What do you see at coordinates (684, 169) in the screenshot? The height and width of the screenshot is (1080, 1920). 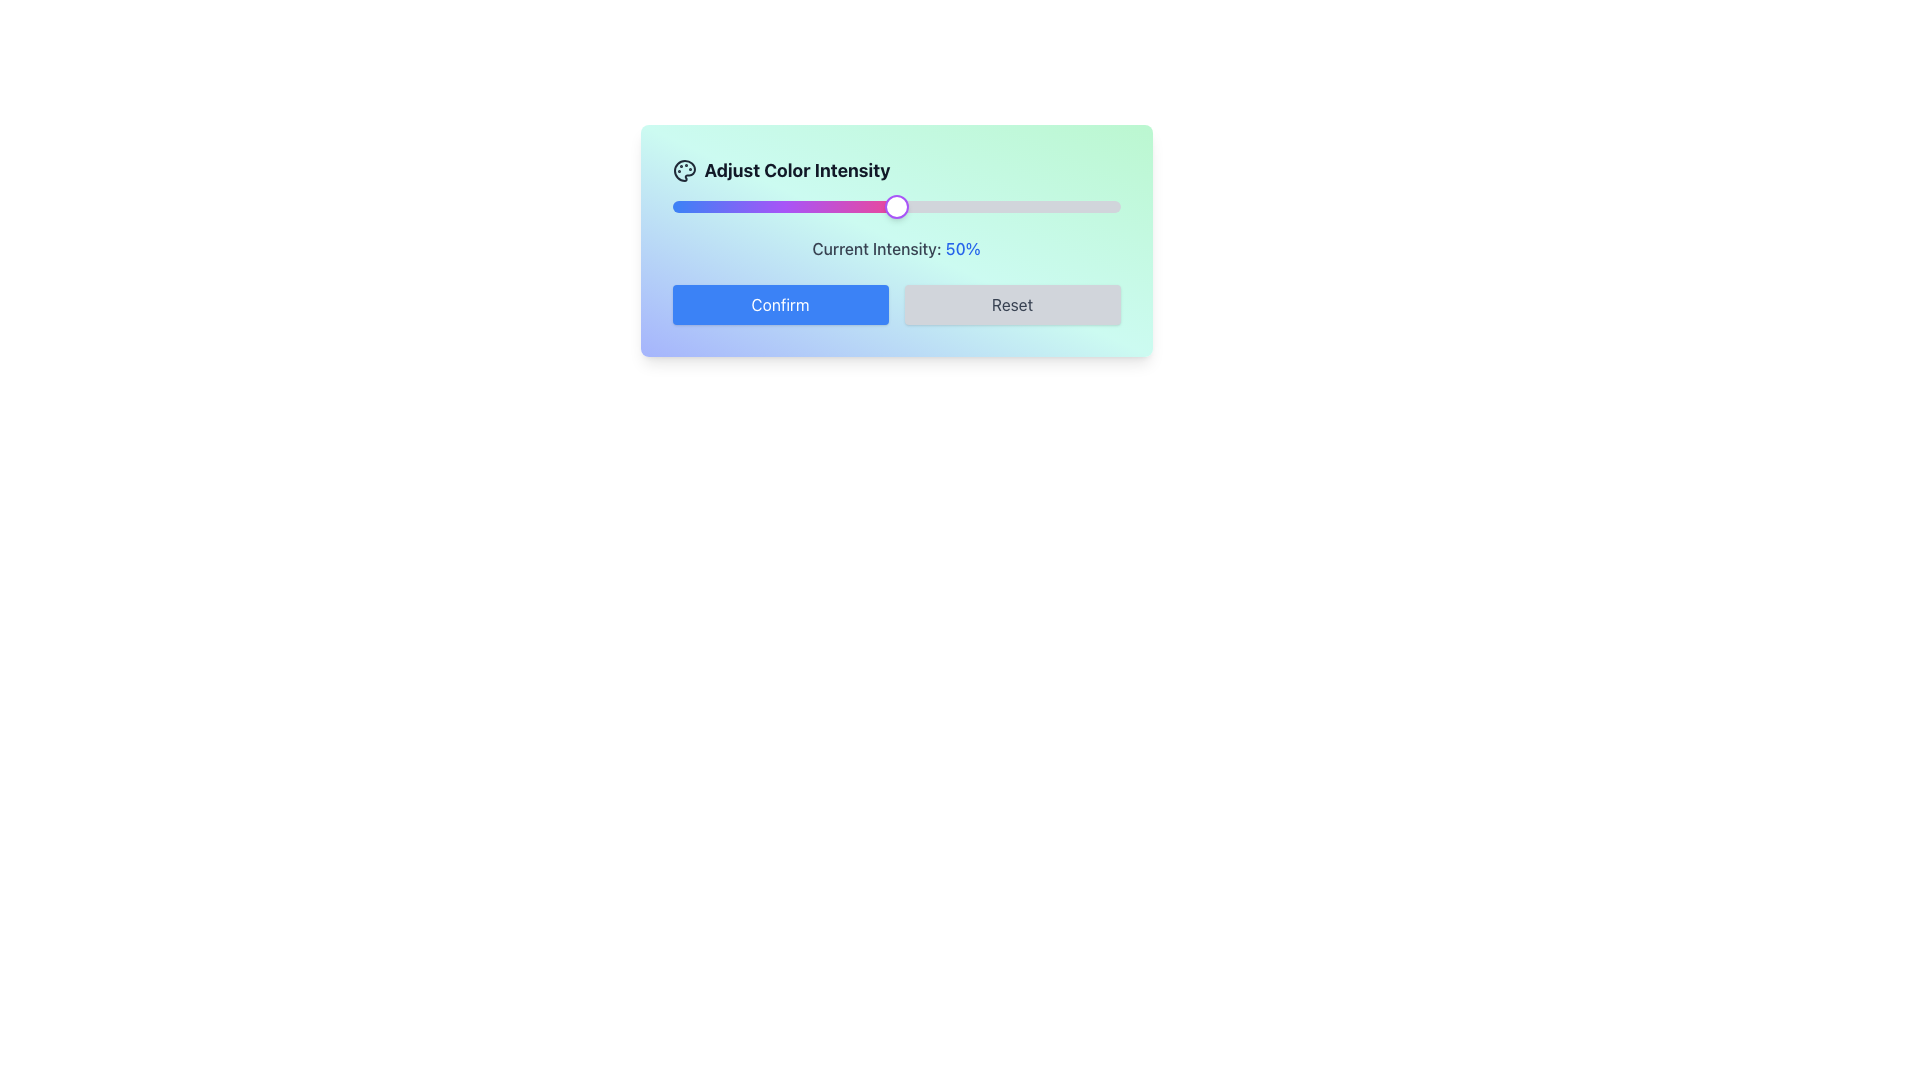 I see `the decorative icon next to the 'Adjust Color Intensity' text in the modal header` at bounding box center [684, 169].